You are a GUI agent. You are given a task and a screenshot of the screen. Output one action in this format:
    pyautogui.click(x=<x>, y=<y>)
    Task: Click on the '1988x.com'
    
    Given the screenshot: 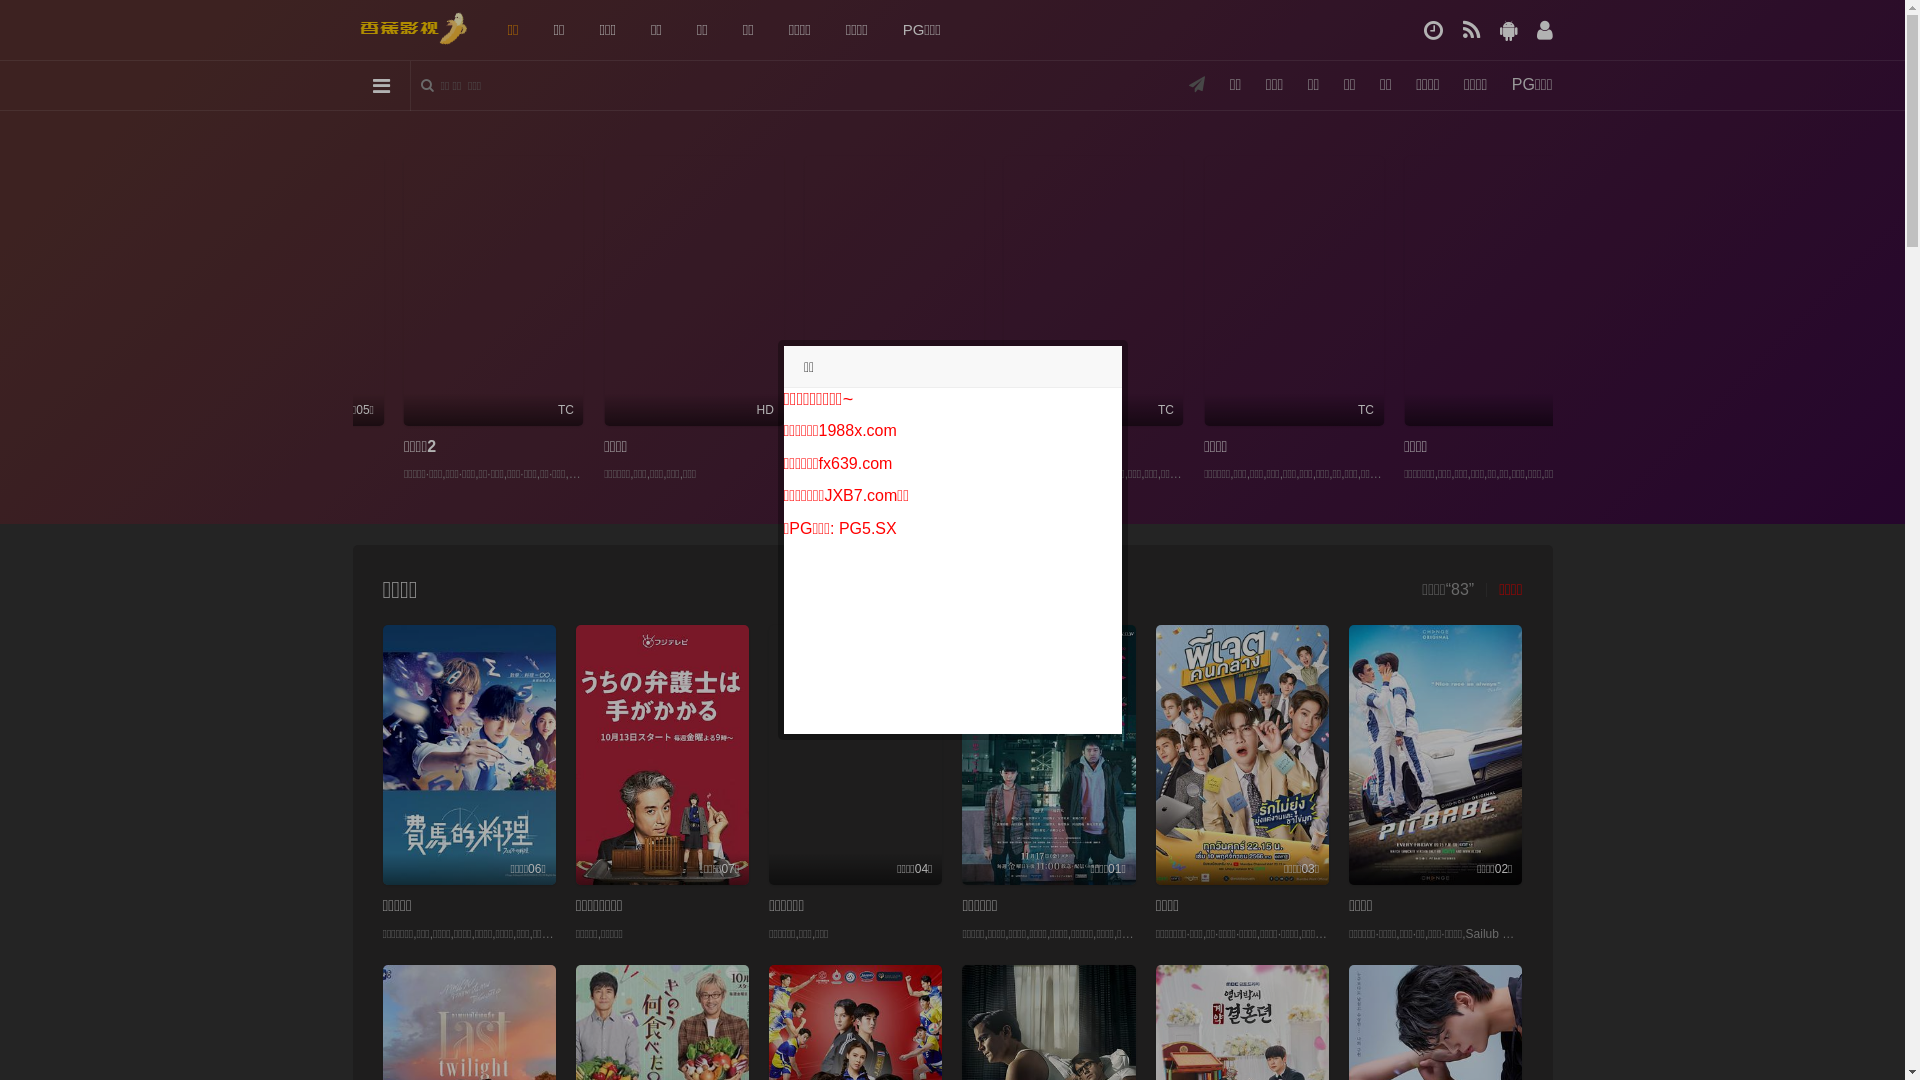 What is the action you would take?
    pyautogui.click(x=819, y=429)
    